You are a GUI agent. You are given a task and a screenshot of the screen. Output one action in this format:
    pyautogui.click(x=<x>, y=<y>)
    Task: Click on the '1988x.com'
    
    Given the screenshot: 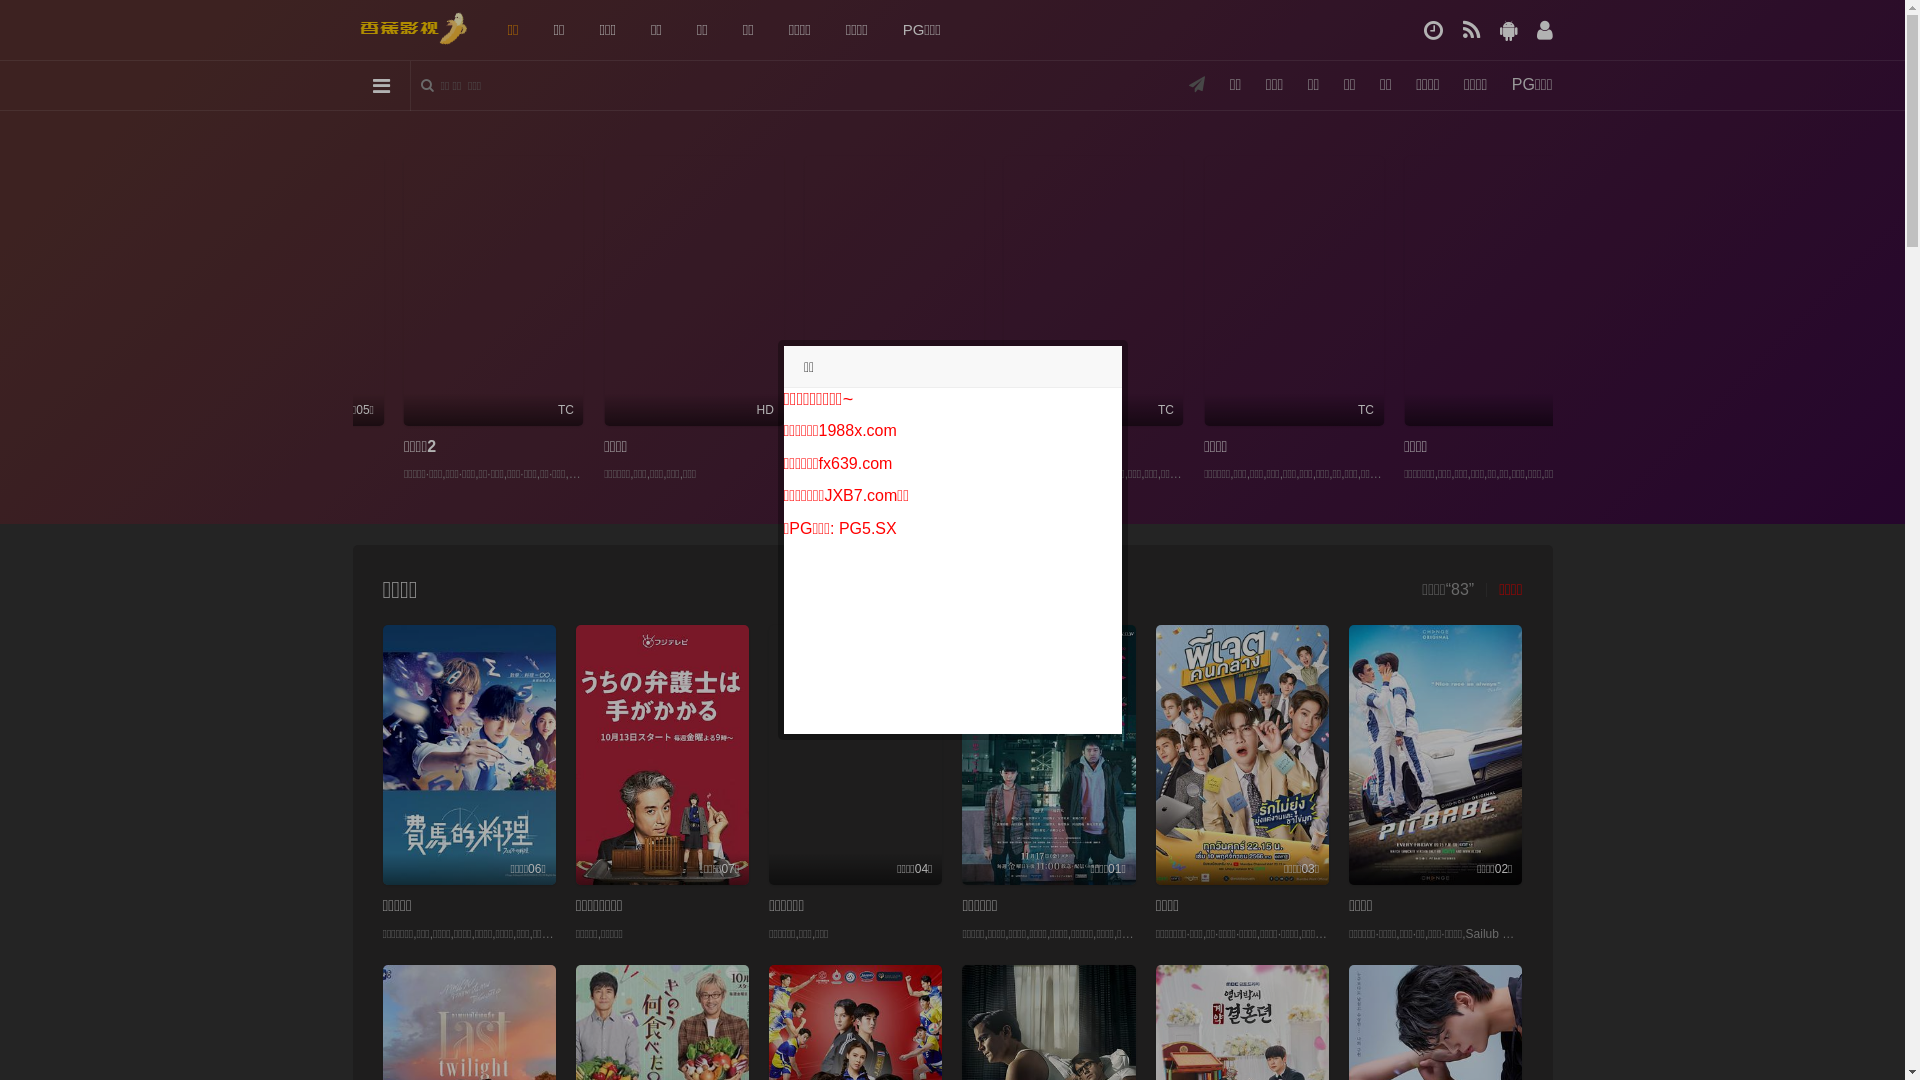 What is the action you would take?
    pyautogui.click(x=819, y=429)
    